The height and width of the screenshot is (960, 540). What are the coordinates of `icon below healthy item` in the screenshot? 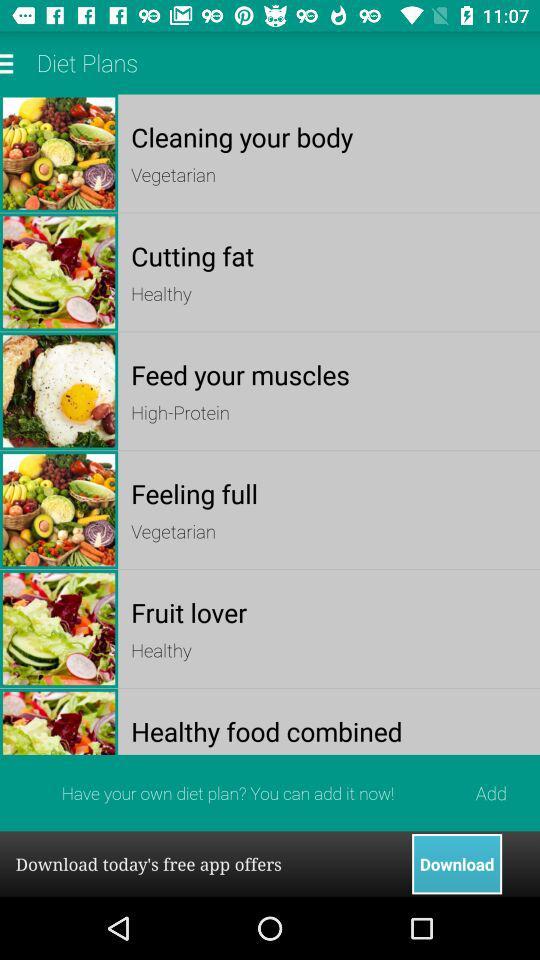 It's located at (329, 373).